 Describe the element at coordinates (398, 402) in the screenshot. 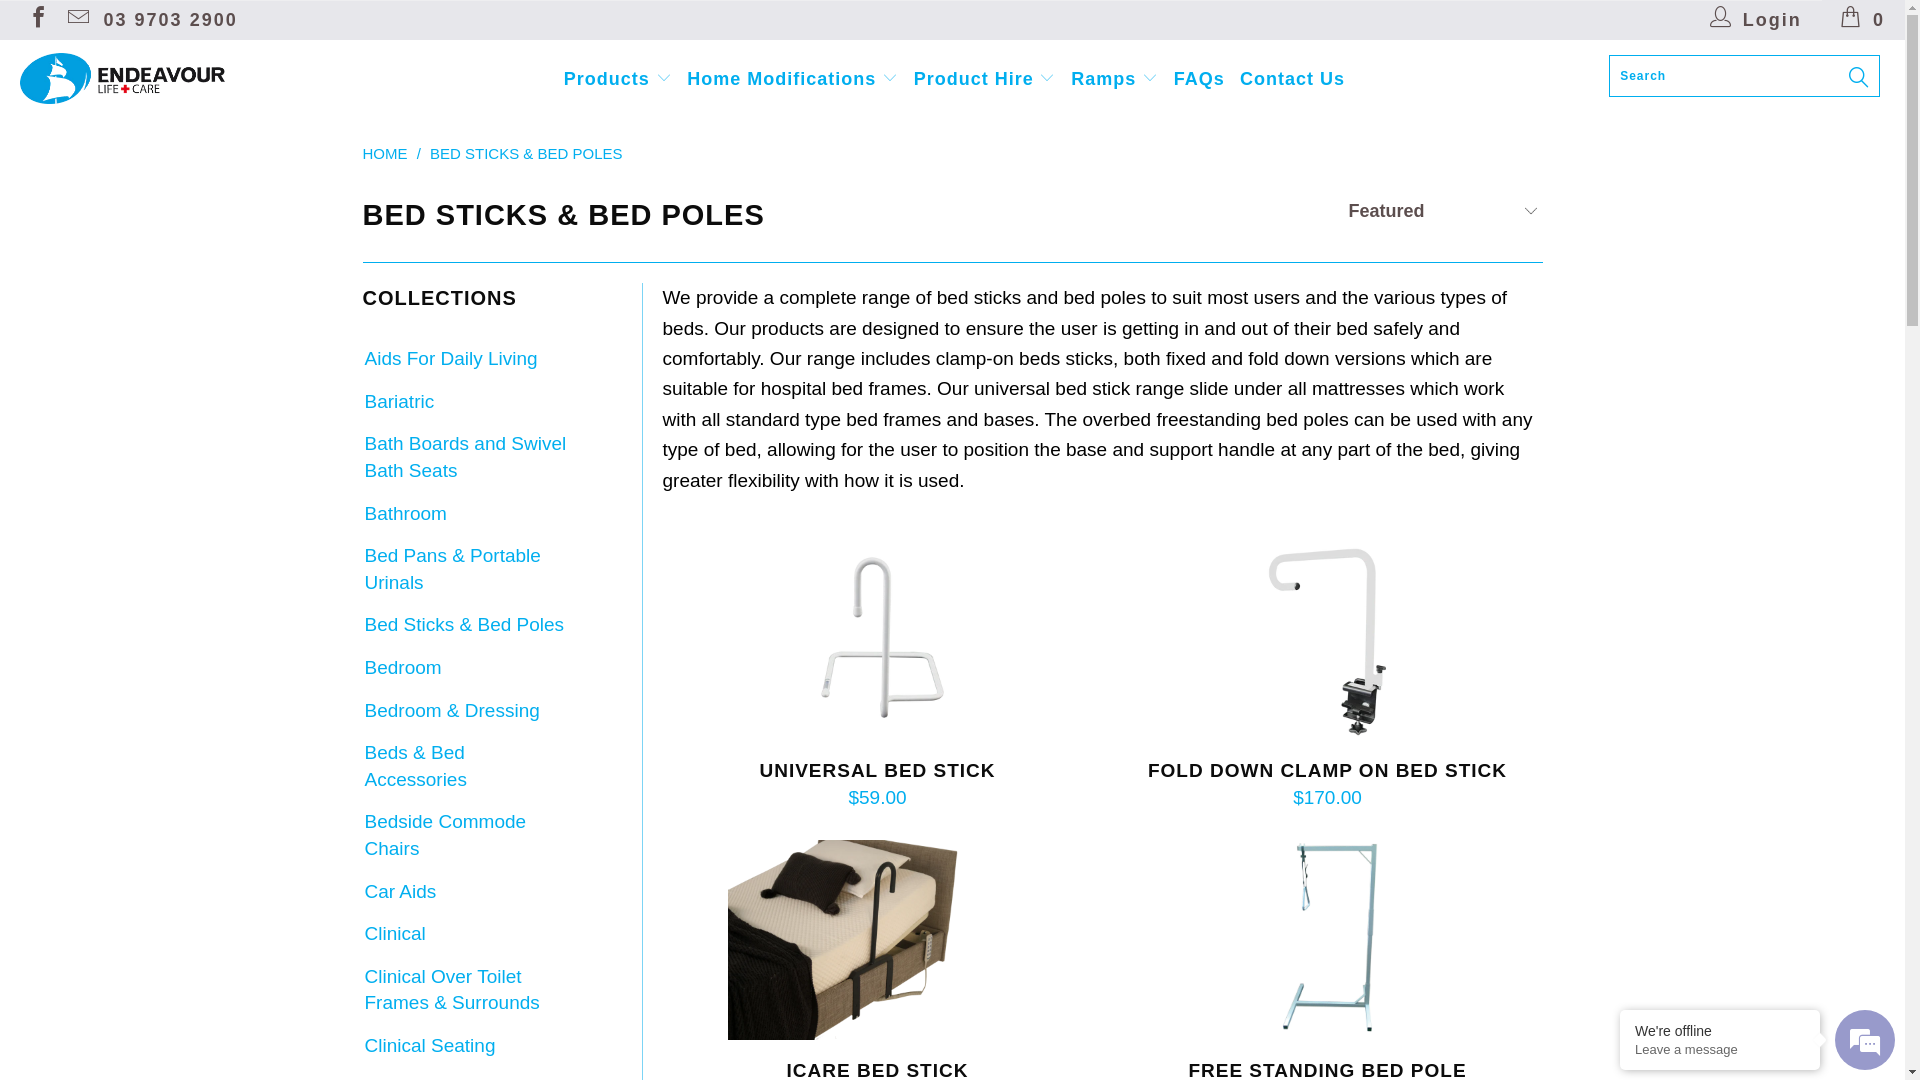

I see `'Bariatric'` at that location.